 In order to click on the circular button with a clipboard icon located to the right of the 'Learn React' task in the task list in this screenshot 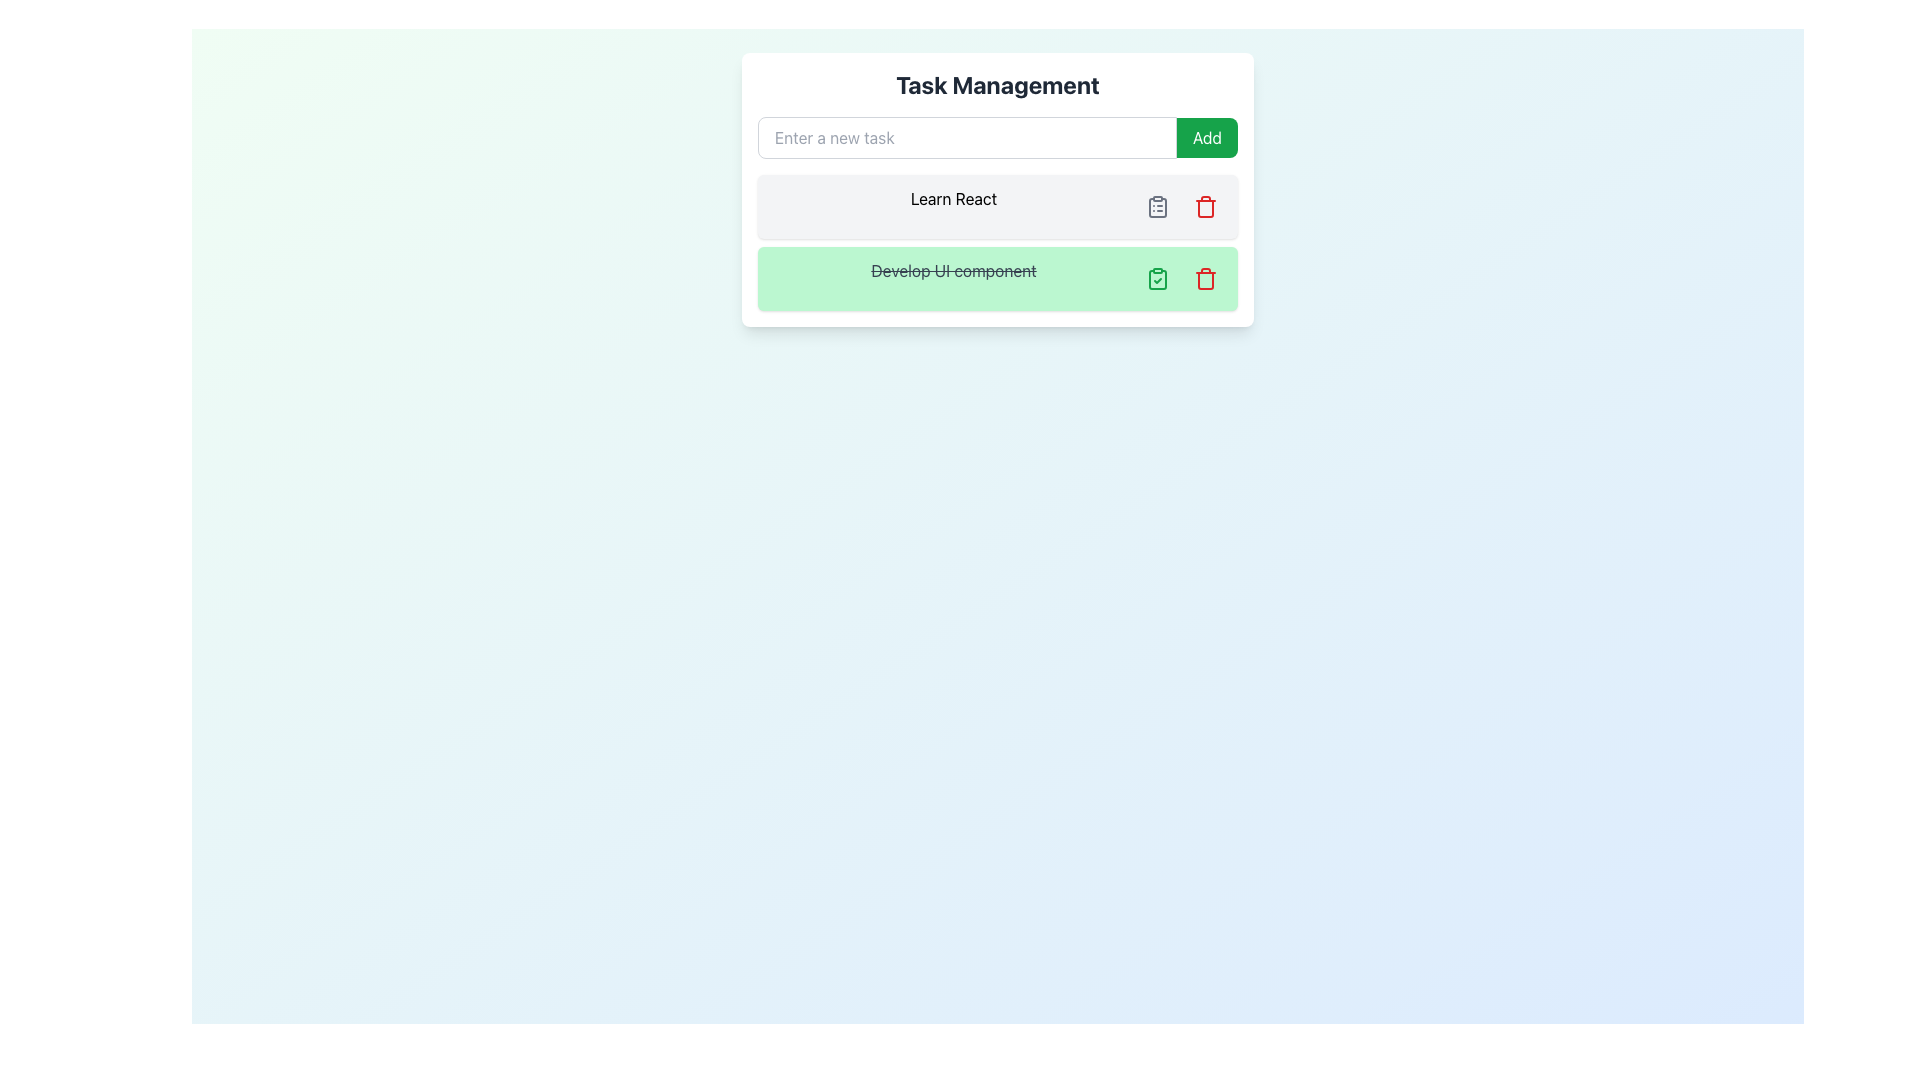, I will do `click(1157, 207)`.